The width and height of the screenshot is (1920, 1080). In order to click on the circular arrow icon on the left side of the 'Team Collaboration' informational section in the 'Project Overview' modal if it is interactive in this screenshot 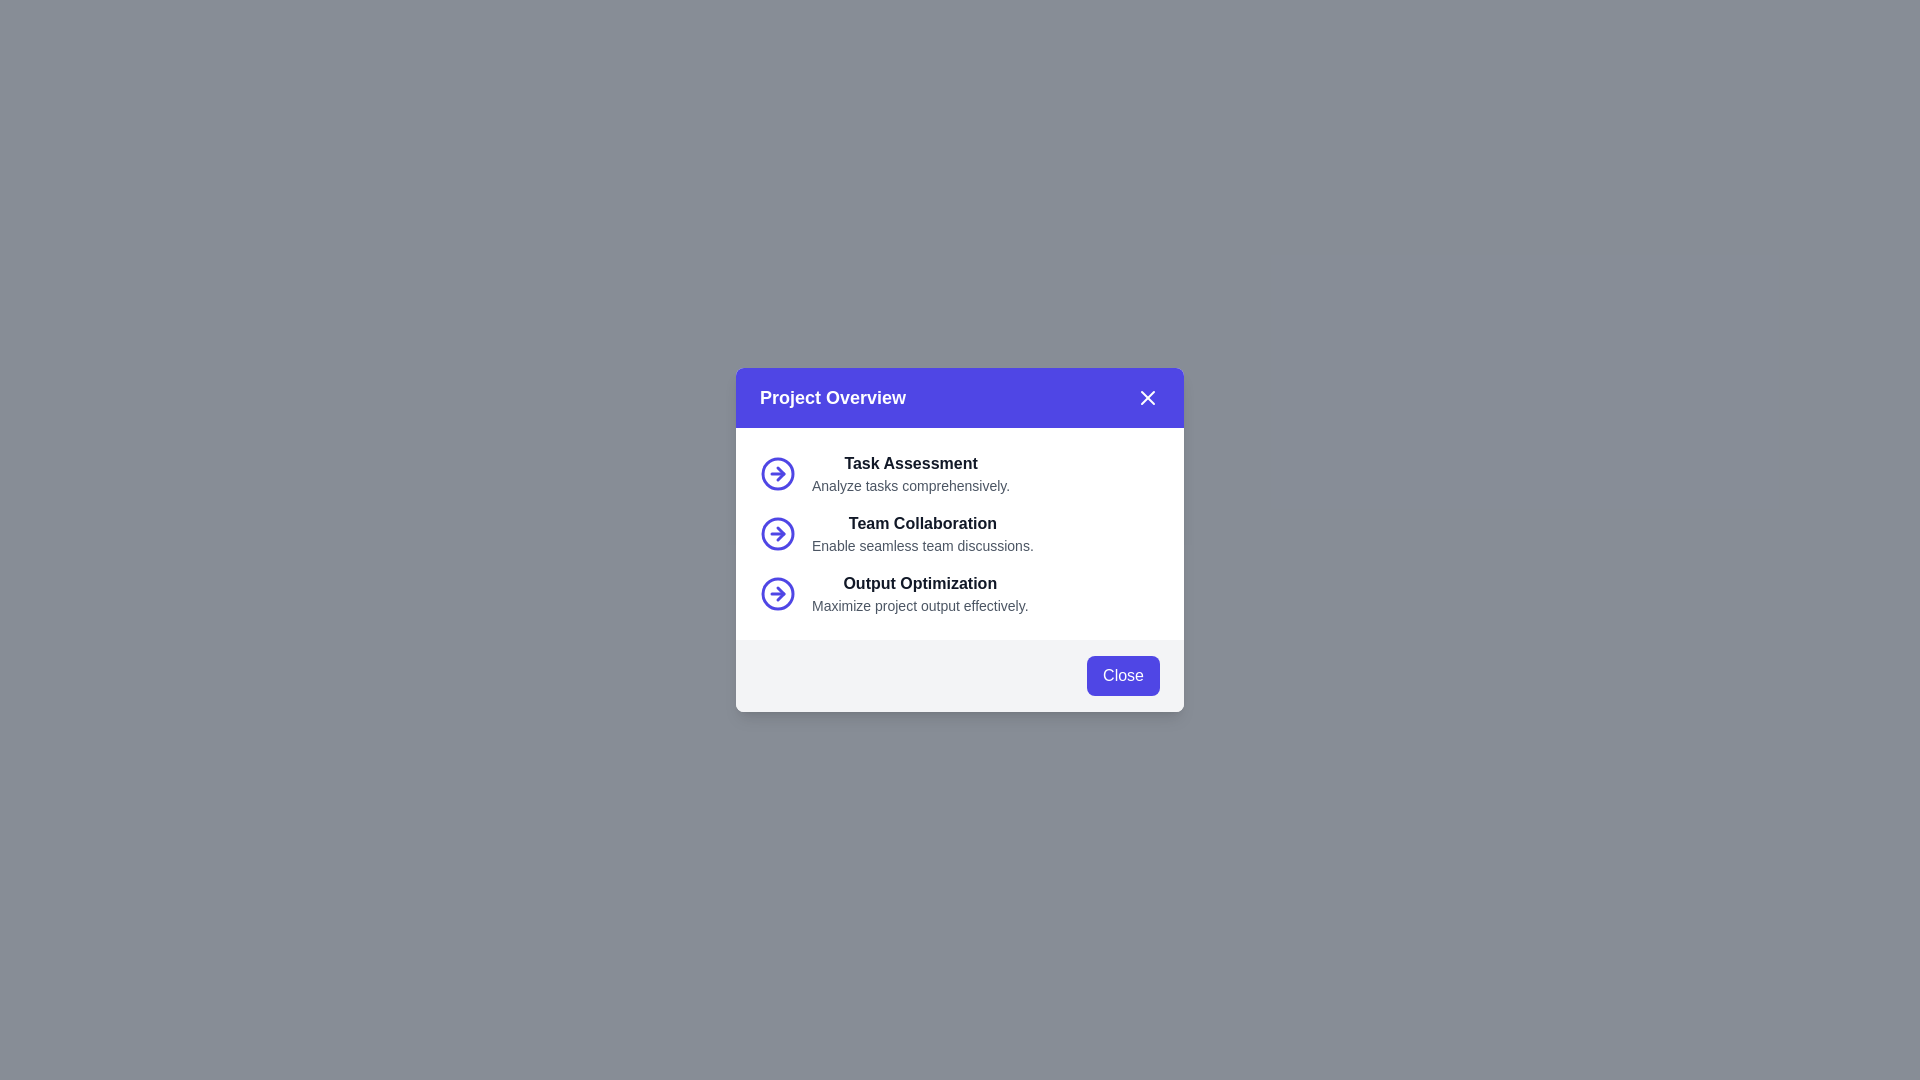, I will do `click(960, 532)`.